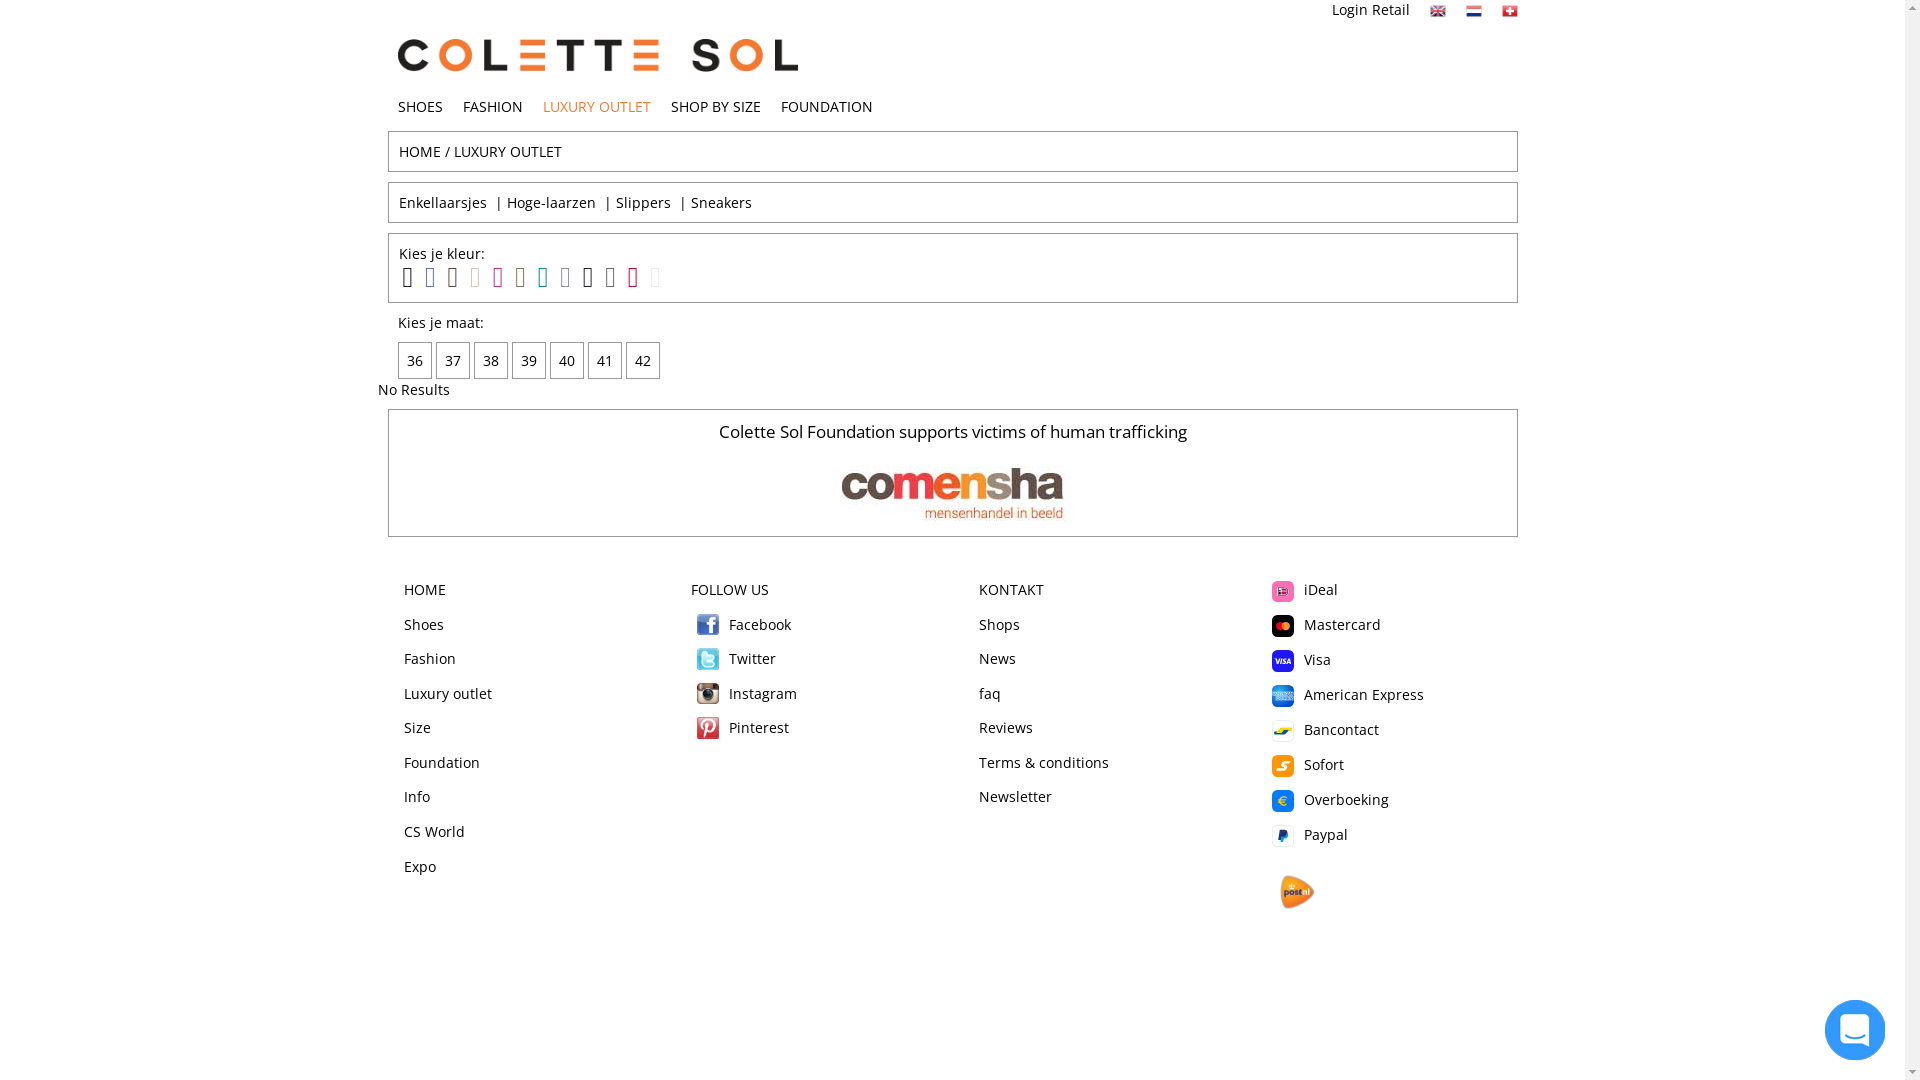  Describe the element at coordinates (568, 360) in the screenshot. I see `'40 '` at that location.